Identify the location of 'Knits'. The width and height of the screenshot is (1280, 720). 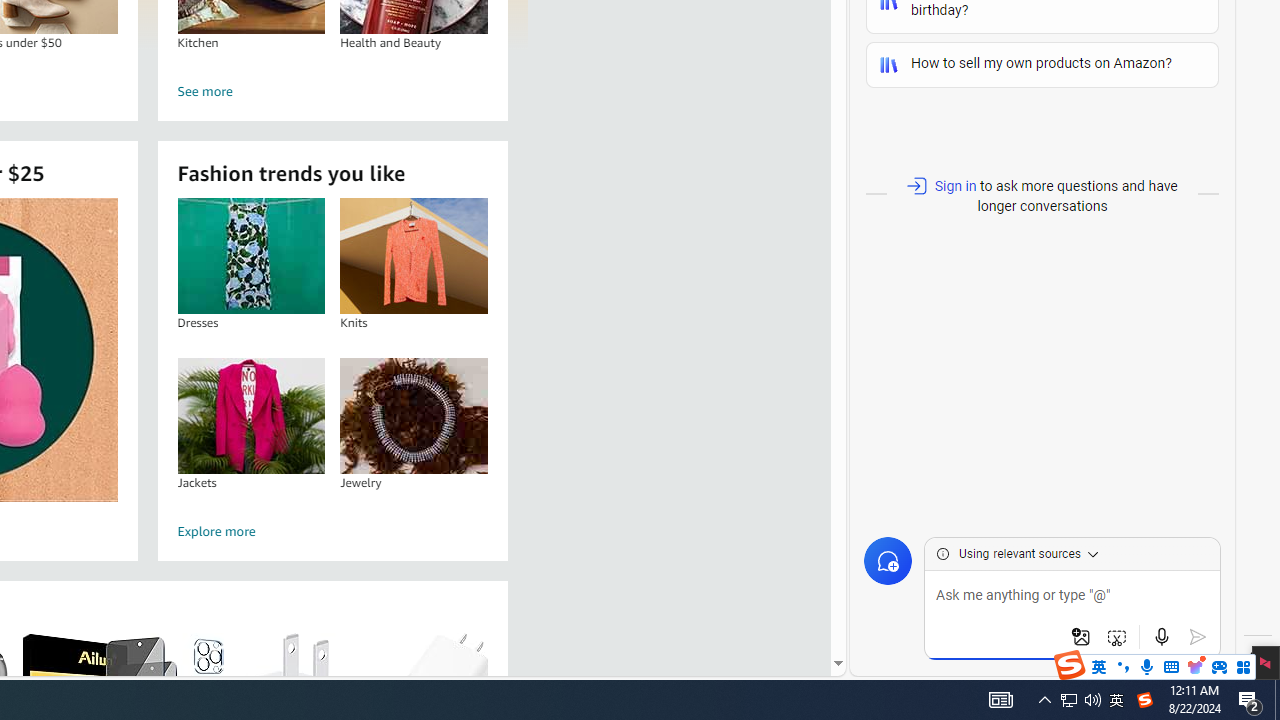
(413, 255).